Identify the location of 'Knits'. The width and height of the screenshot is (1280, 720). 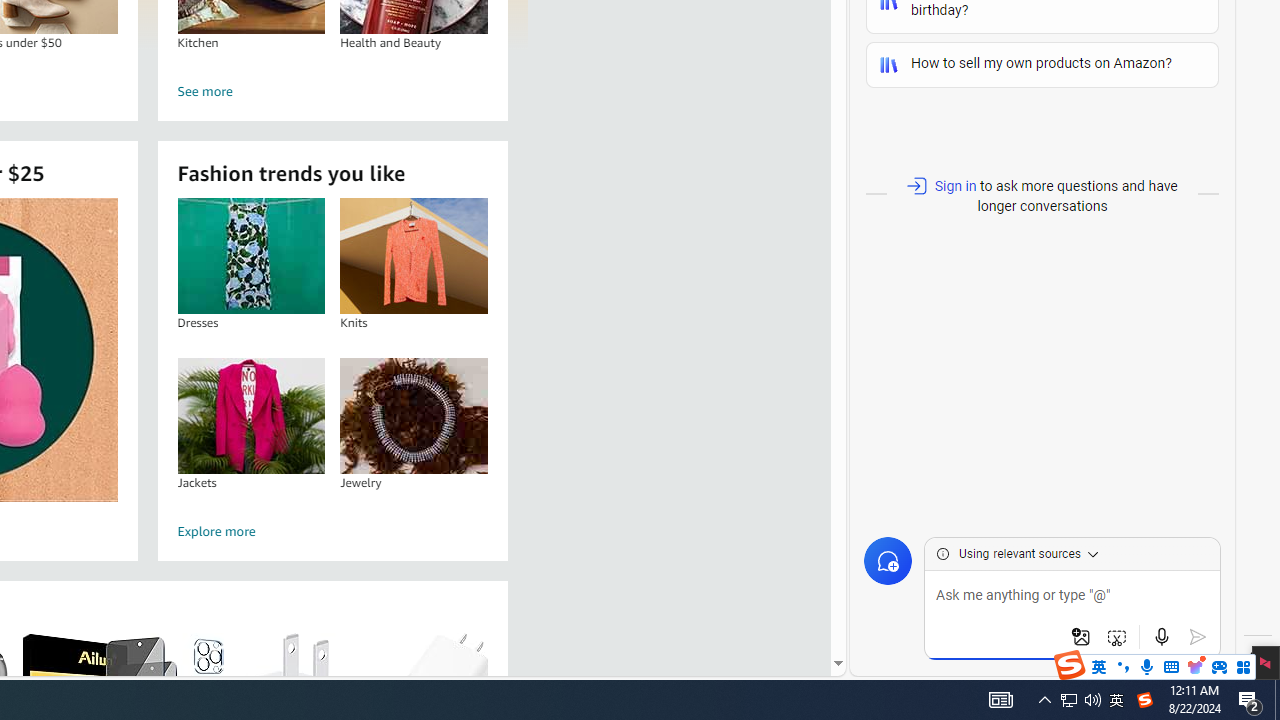
(413, 255).